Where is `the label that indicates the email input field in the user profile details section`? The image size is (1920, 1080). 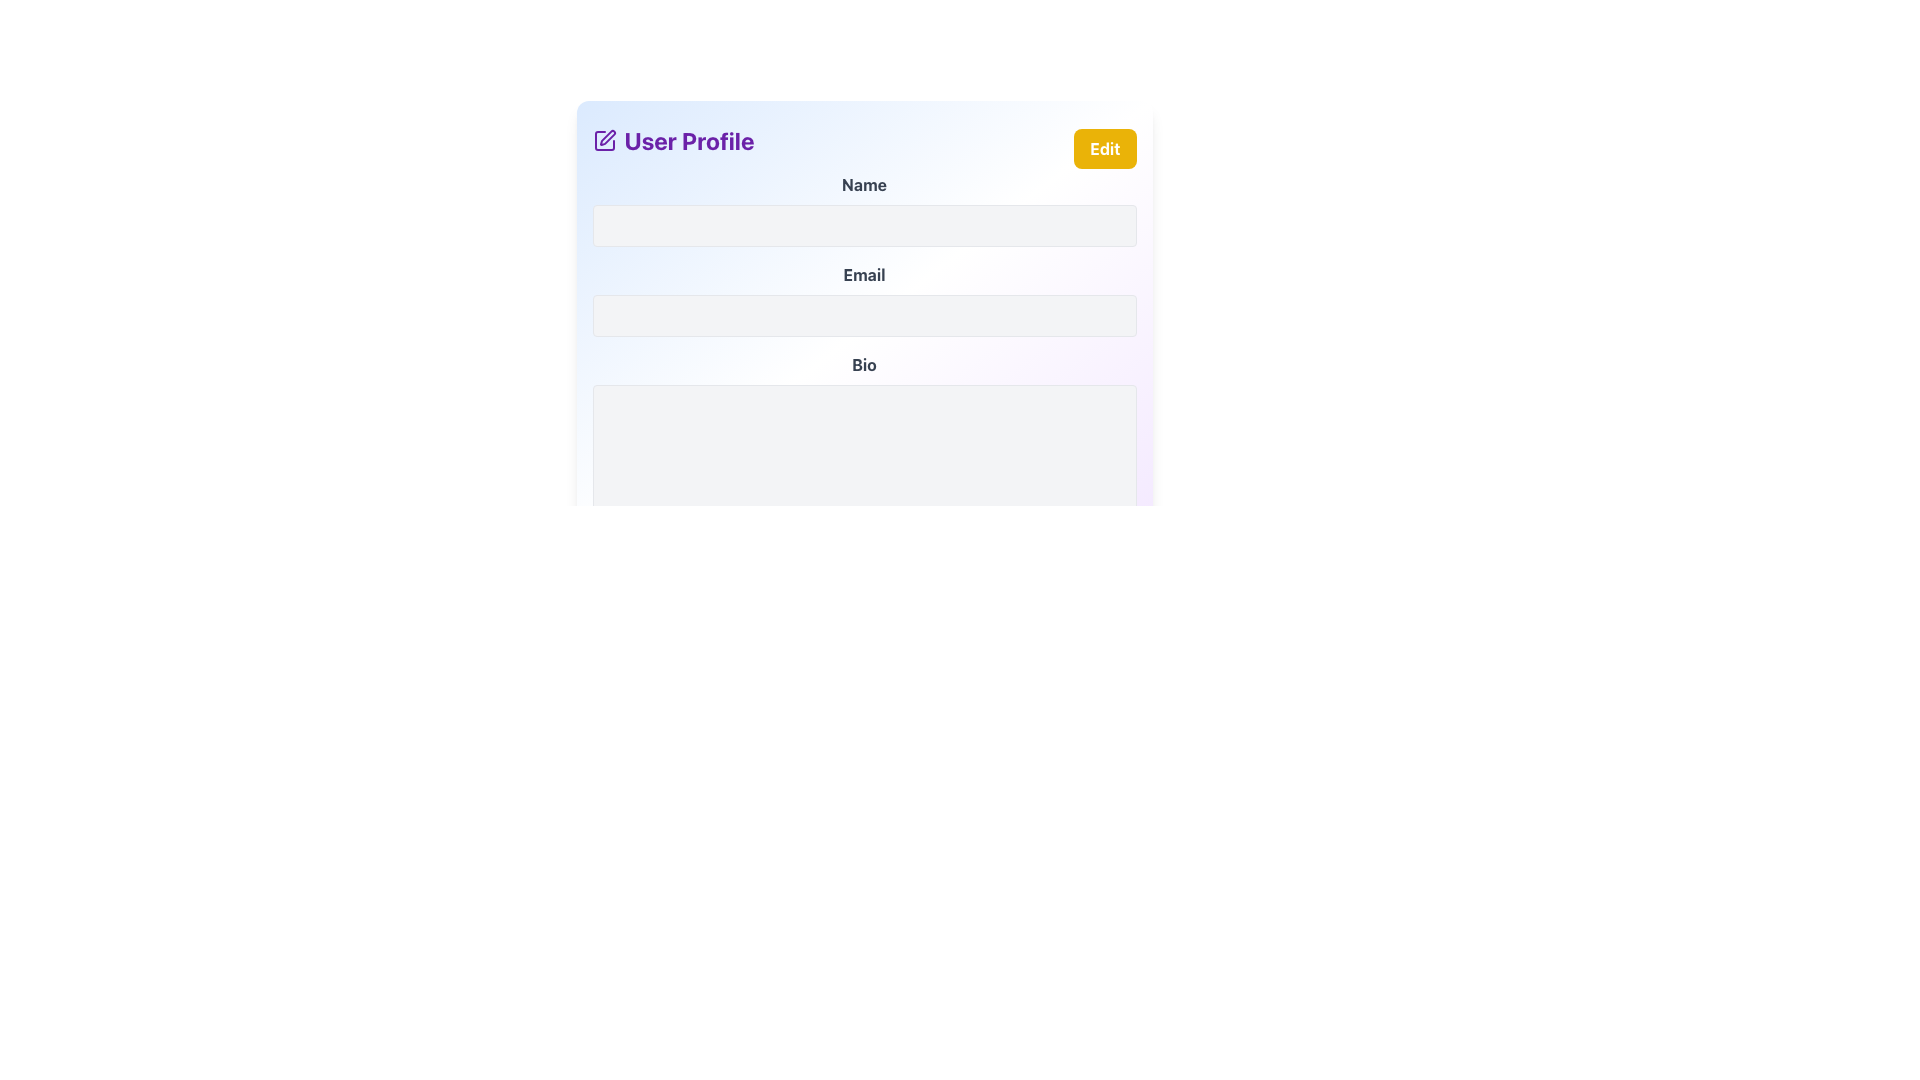
the label that indicates the email input field in the user profile details section is located at coordinates (864, 274).